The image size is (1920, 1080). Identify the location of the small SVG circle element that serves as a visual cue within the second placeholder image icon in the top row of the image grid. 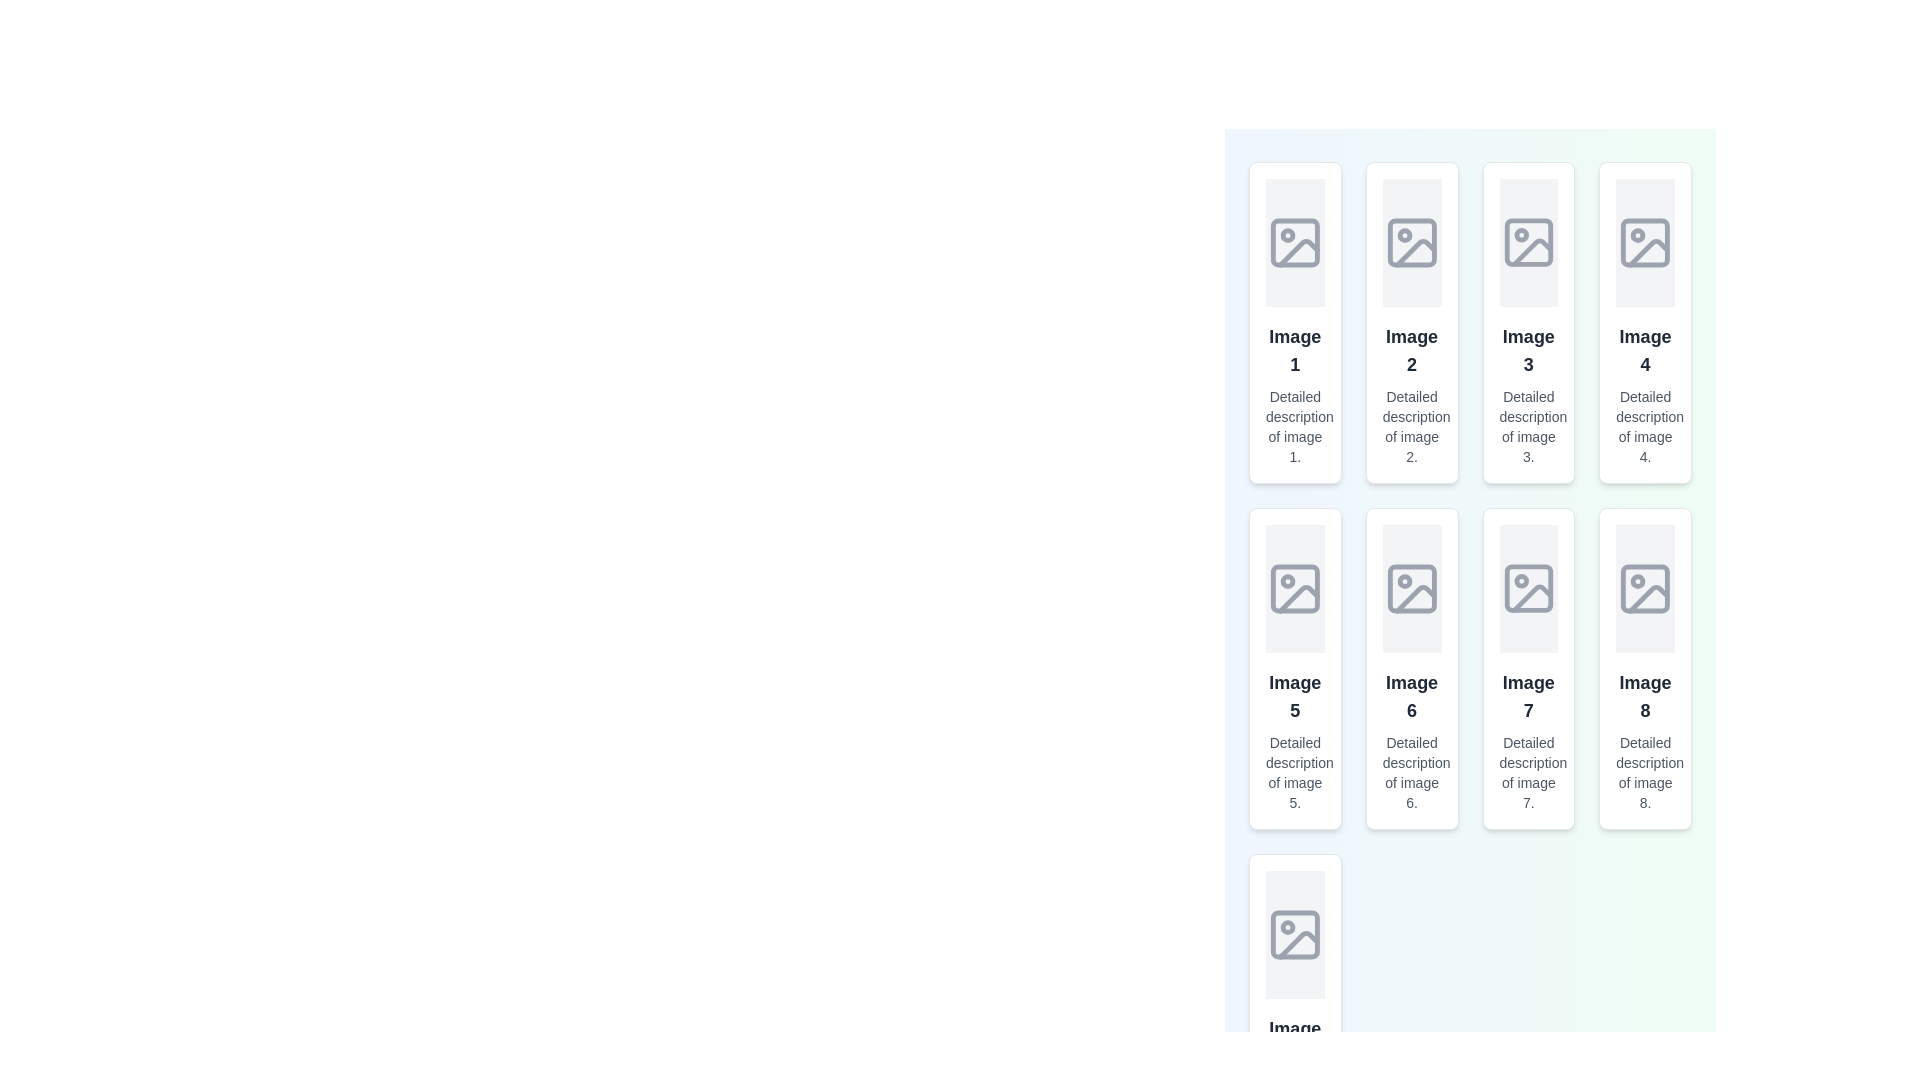
(1403, 234).